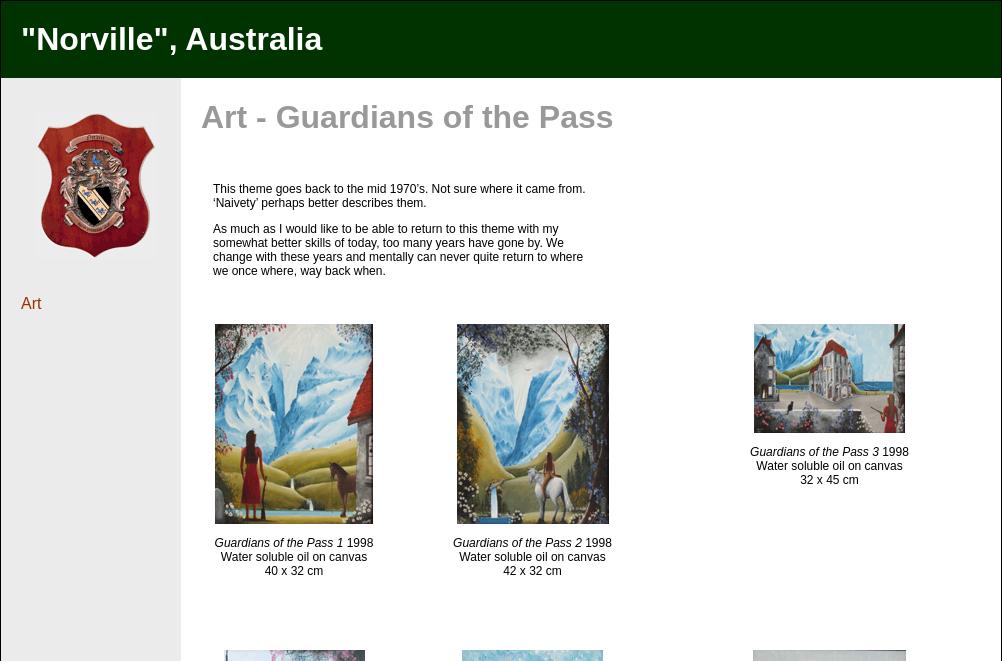 The width and height of the screenshot is (1002, 661). Describe the element at coordinates (749, 451) in the screenshot. I see `'Guardians of the Pass 3'` at that location.